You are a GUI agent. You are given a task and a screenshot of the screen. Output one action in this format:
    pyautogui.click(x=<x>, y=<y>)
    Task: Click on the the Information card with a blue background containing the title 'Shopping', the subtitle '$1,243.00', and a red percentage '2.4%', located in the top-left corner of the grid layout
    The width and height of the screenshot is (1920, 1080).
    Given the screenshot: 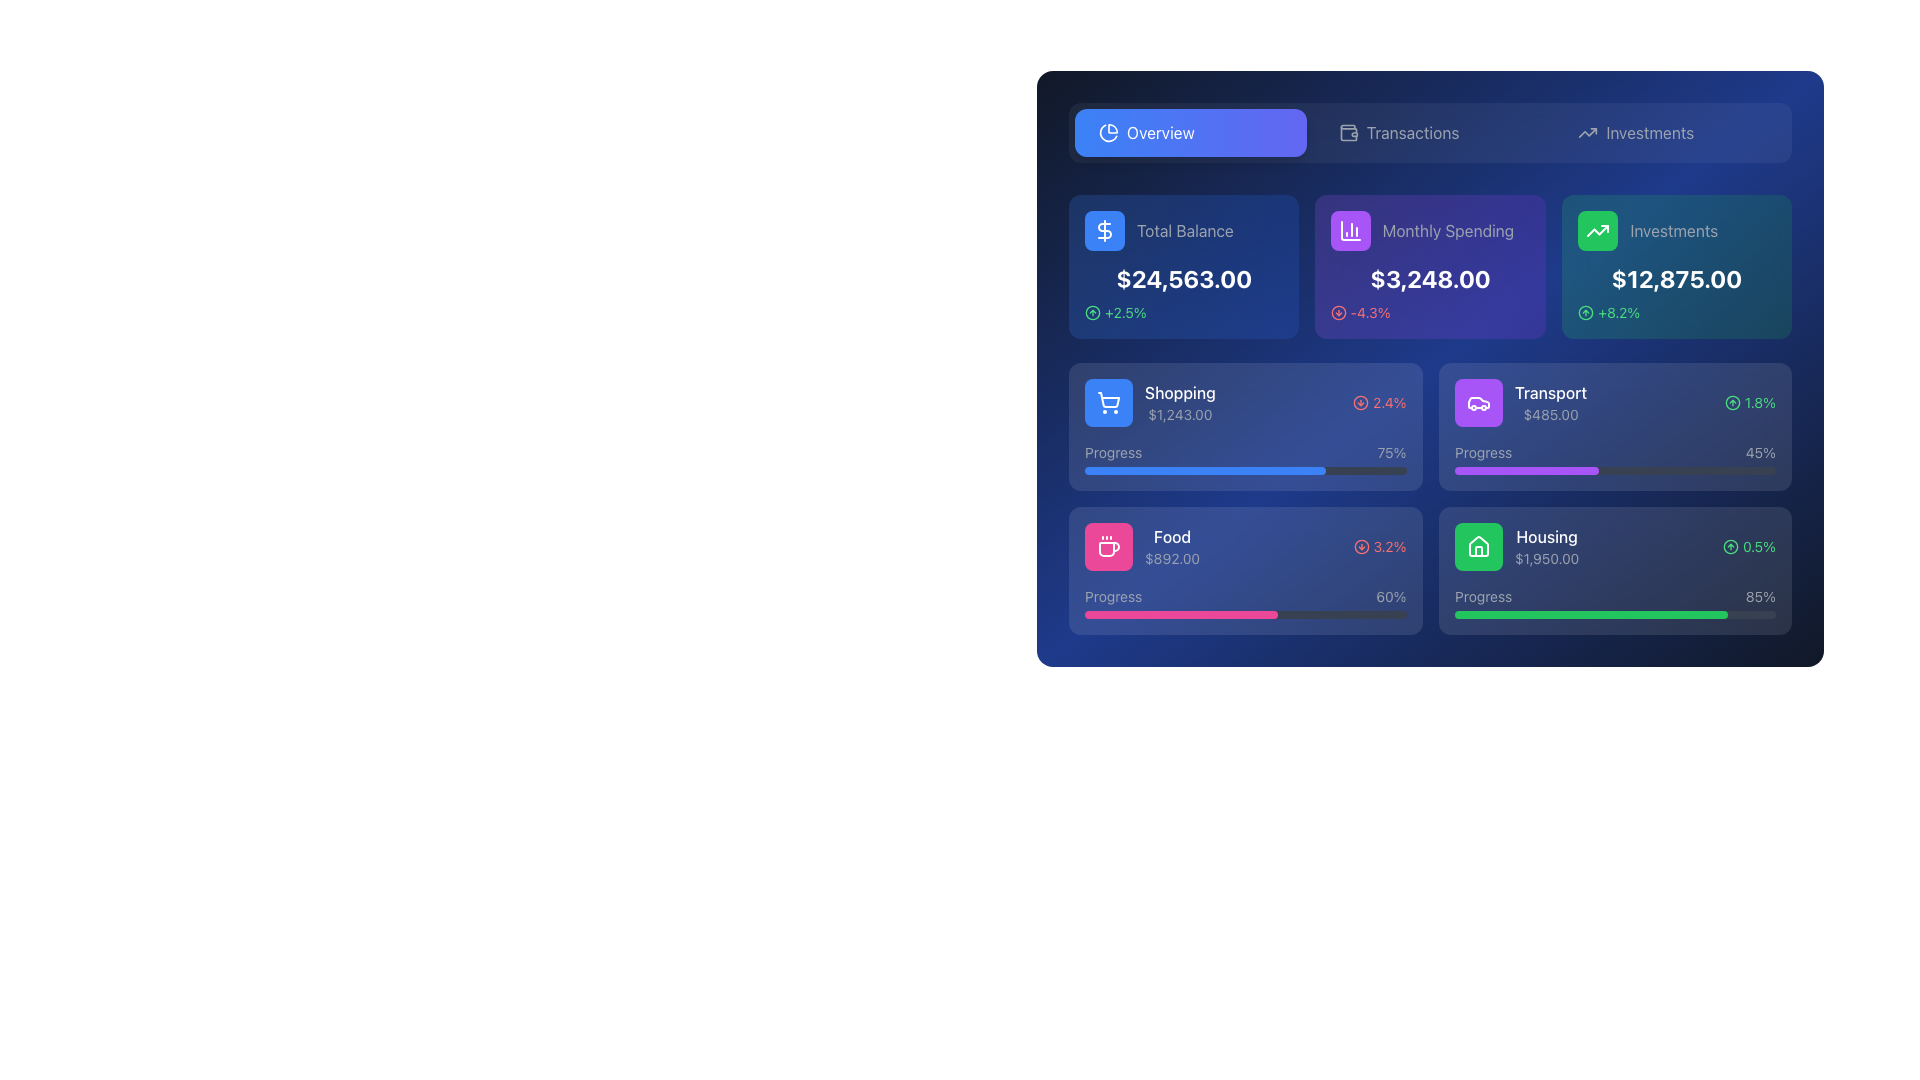 What is the action you would take?
    pyautogui.click(x=1244, y=426)
    